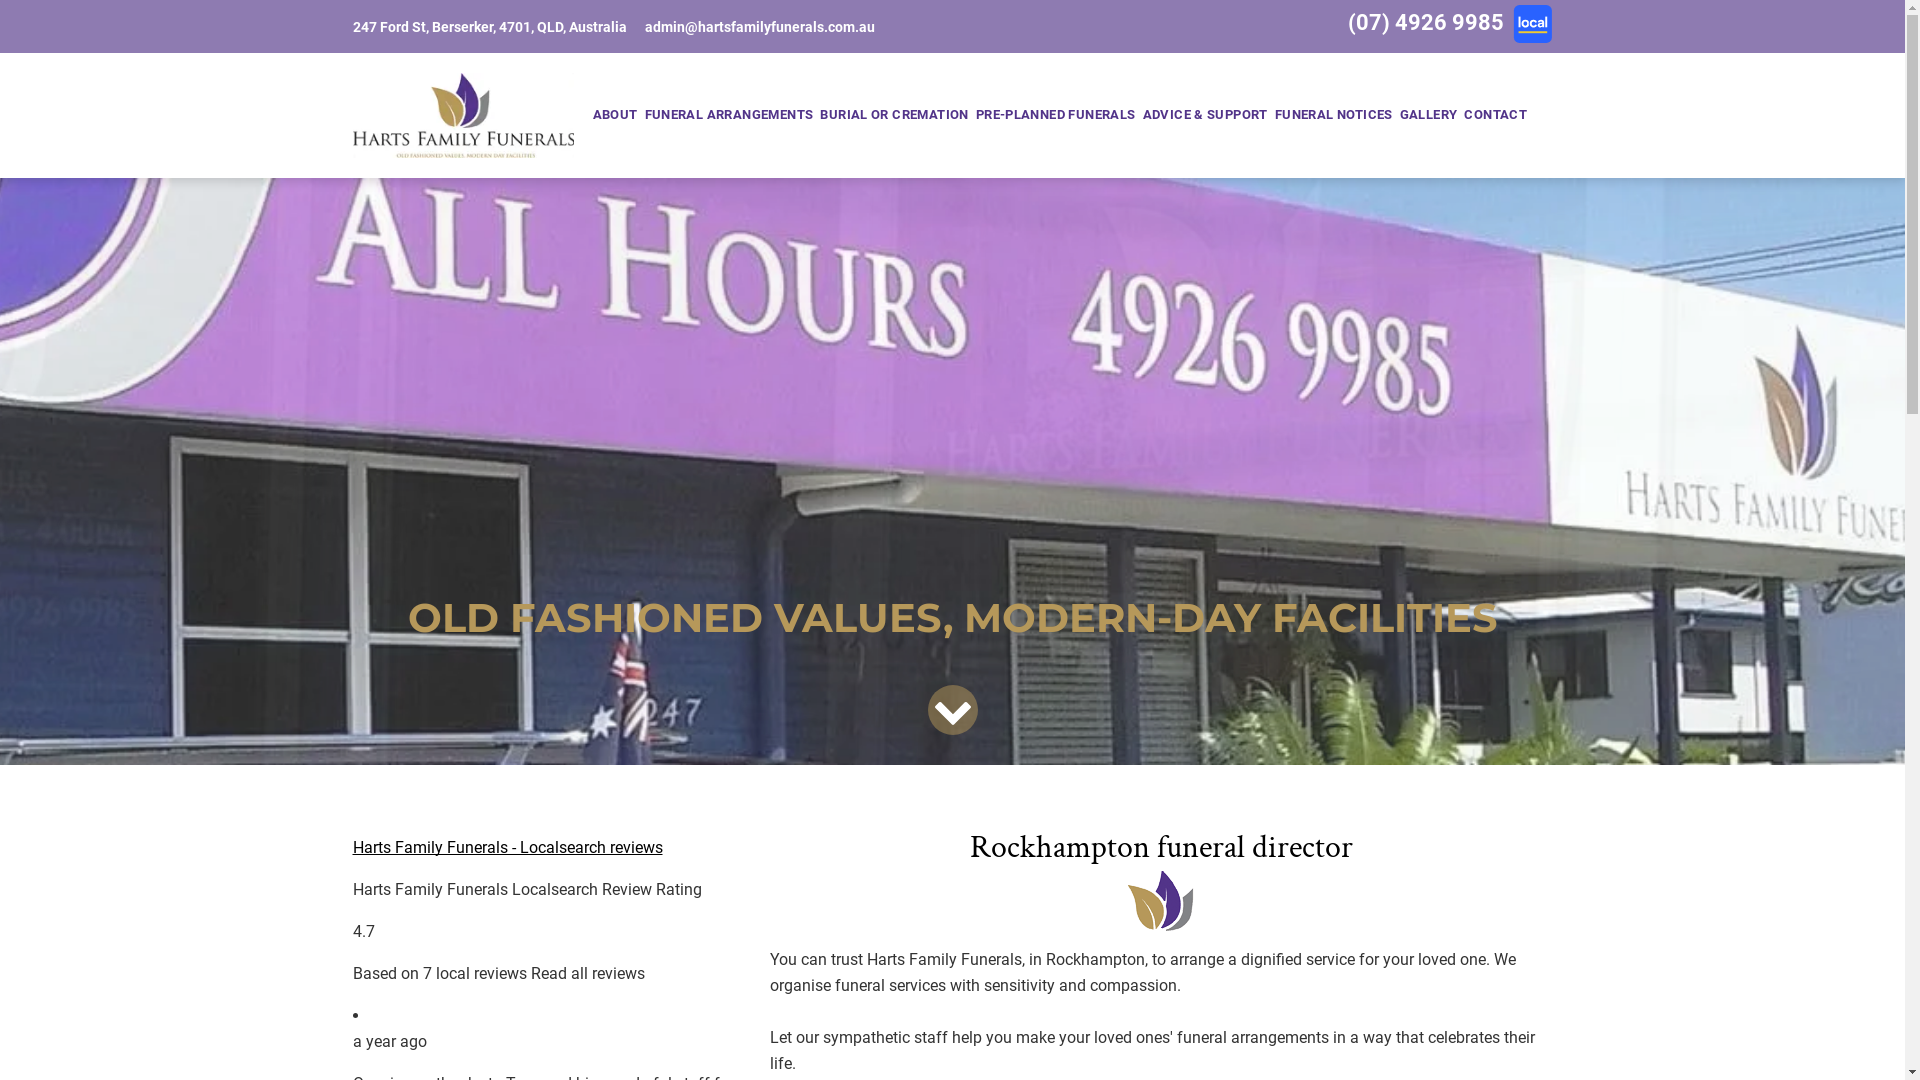  Describe the element at coordinates (728, 115) in the screenshot. I see `'FUNERAL ARRANGEMENTS'` at that location.